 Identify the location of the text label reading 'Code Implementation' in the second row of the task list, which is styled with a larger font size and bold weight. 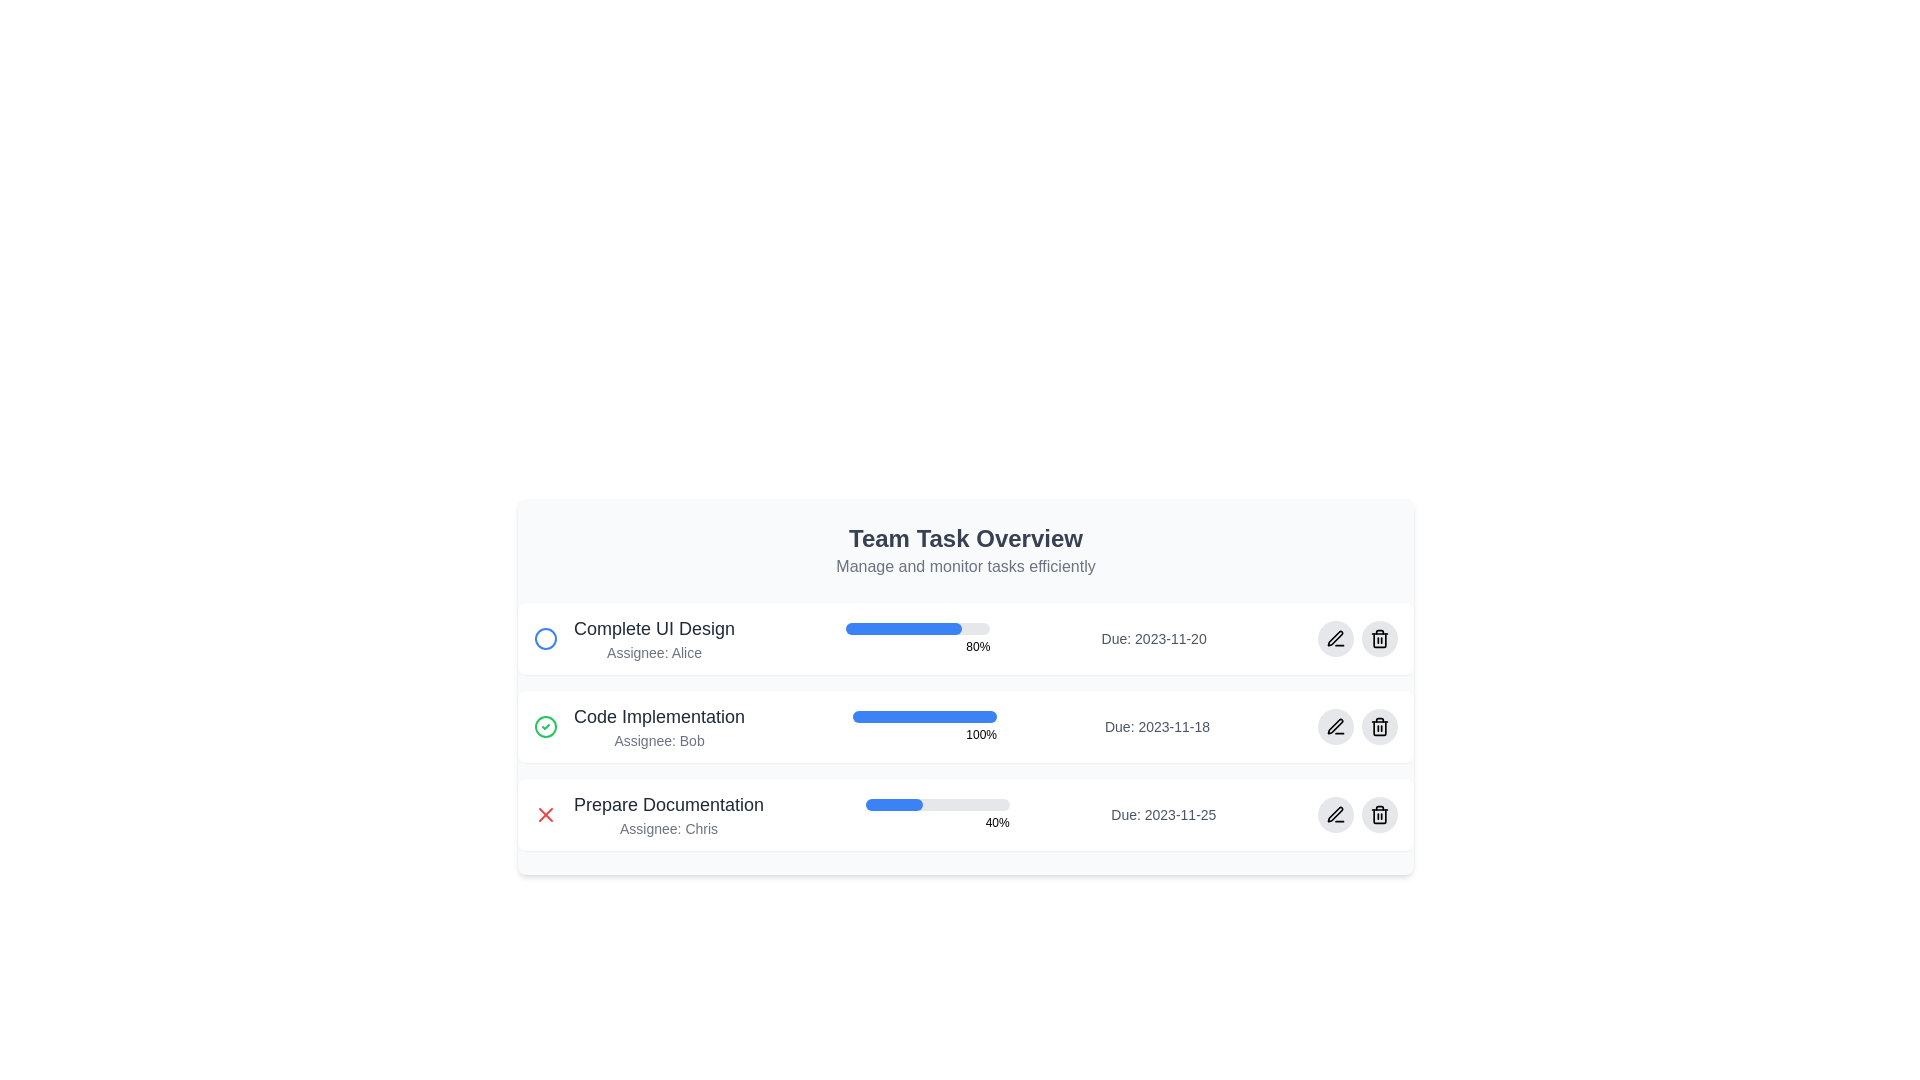
(659, 716).